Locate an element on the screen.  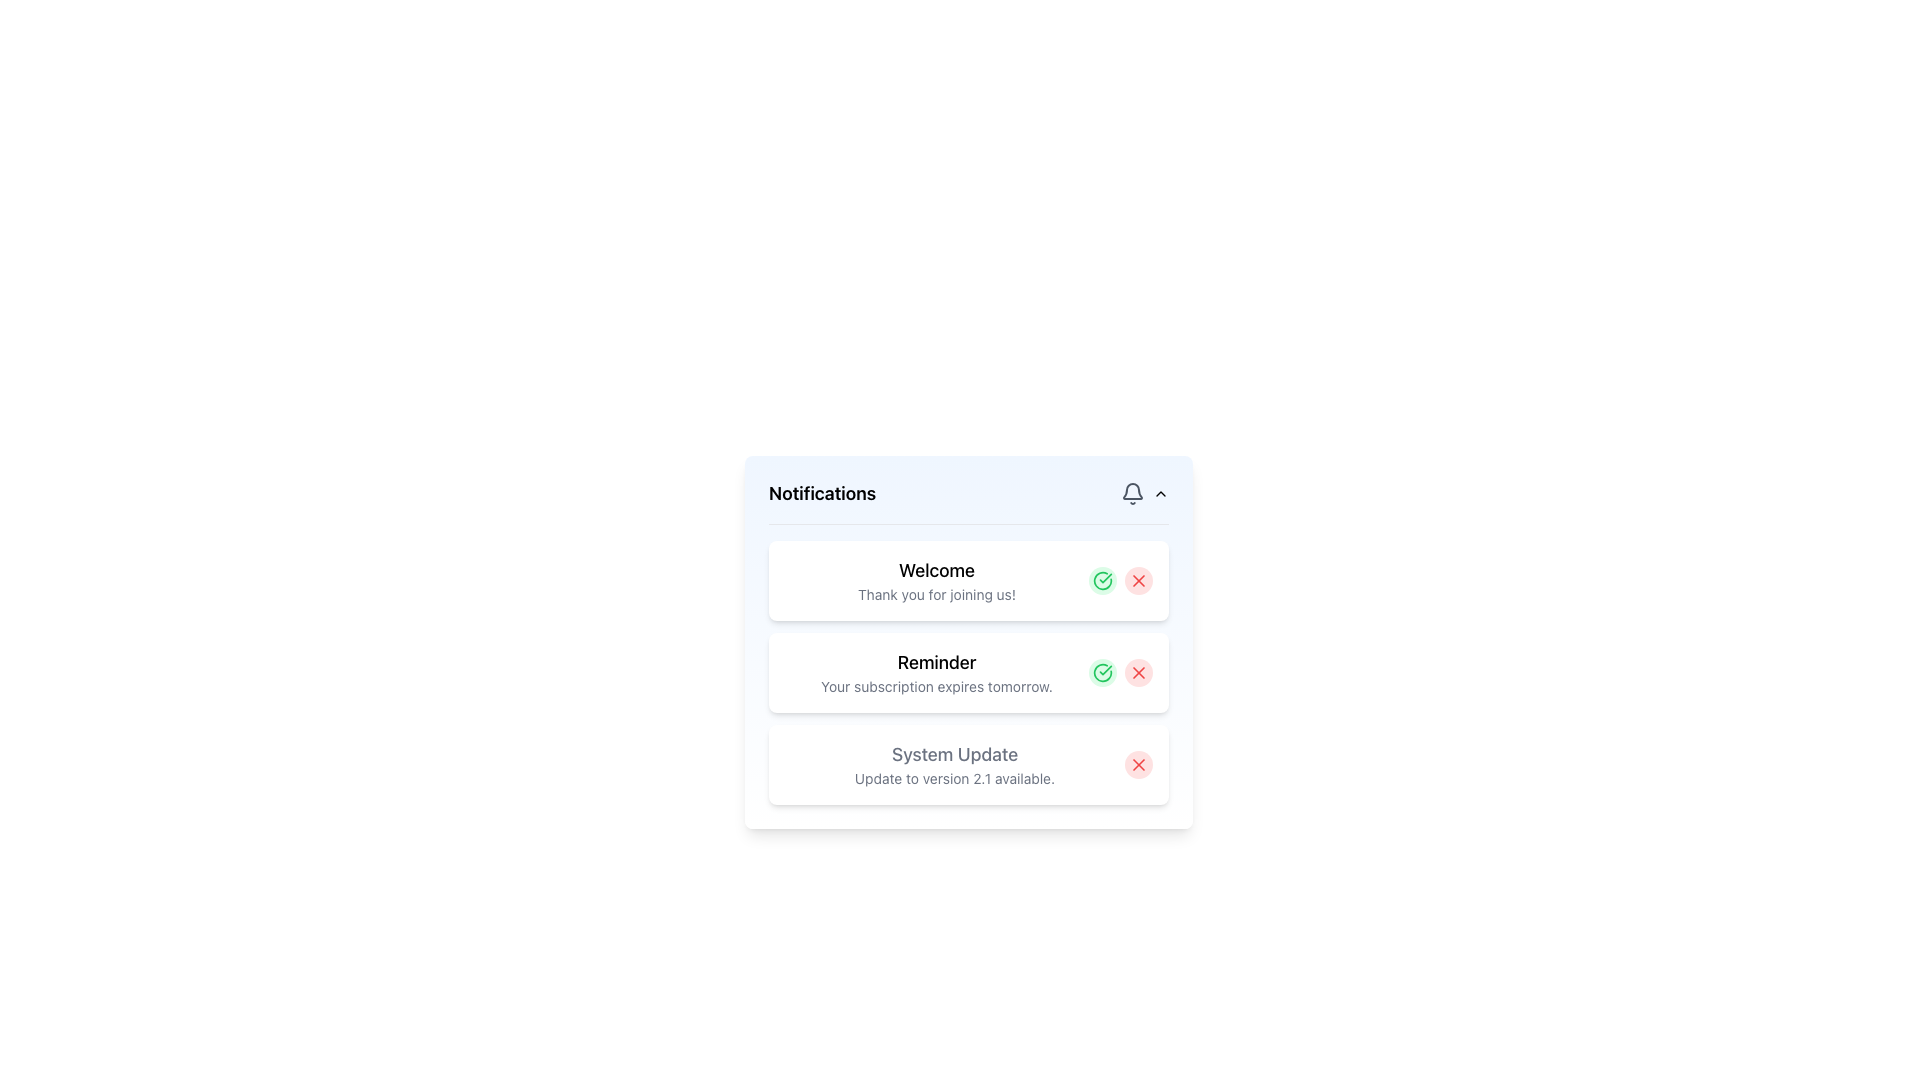
the text label that serves as the title or heading for the second notification card from the top is located at coordinates (935, 663).